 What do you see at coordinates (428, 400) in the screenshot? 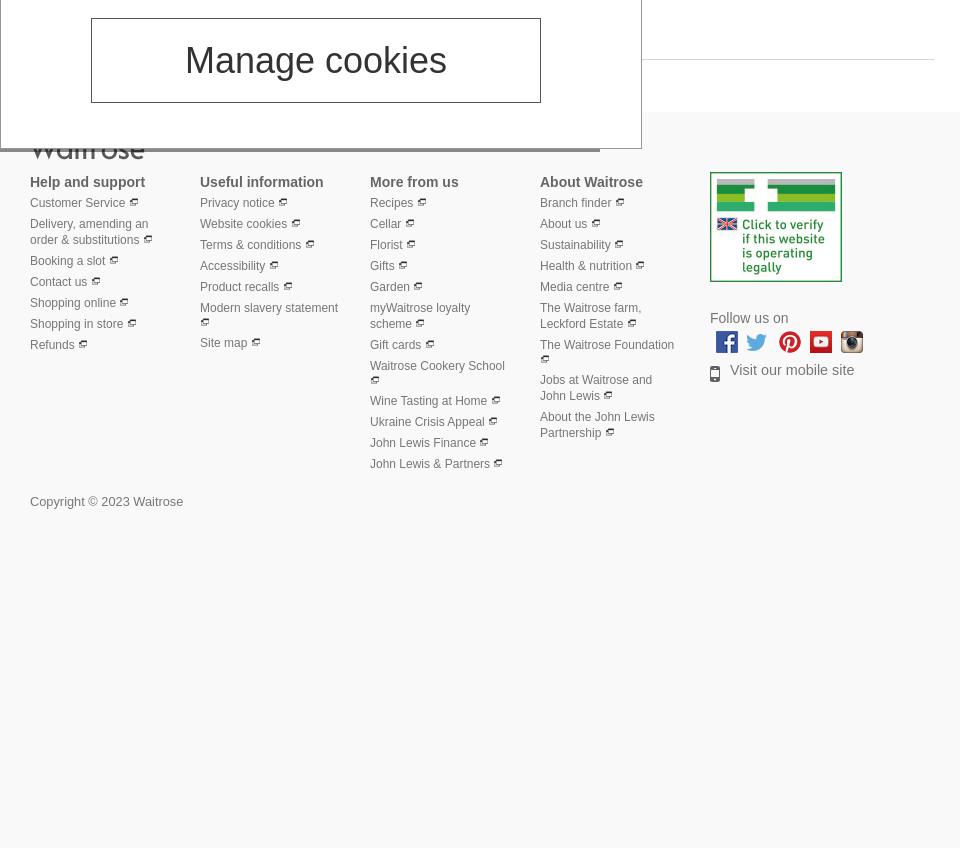
I see `'Wine Tasting at Home'` at bounding box center [428, 400].